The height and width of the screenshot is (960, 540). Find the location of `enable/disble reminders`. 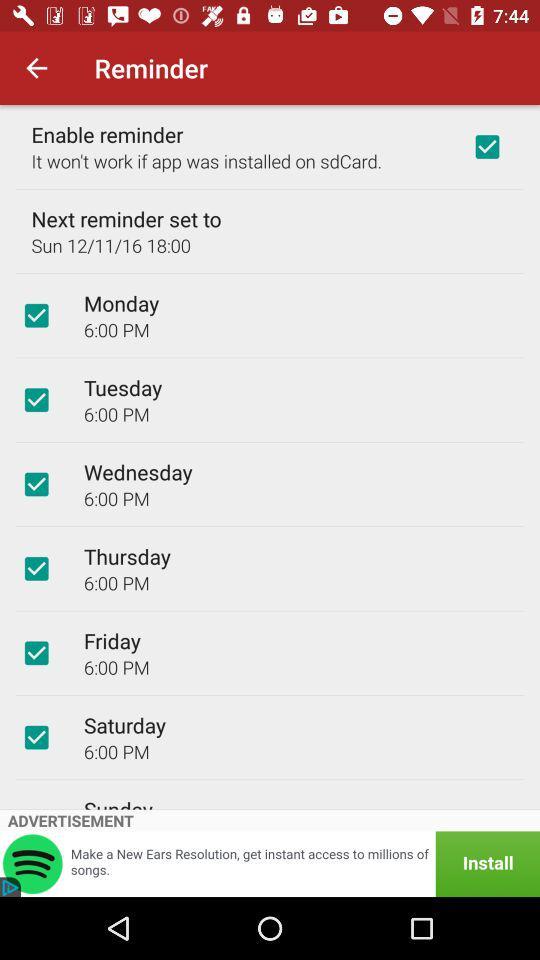

enable/disble reminders is located at coordinates (486, 145).